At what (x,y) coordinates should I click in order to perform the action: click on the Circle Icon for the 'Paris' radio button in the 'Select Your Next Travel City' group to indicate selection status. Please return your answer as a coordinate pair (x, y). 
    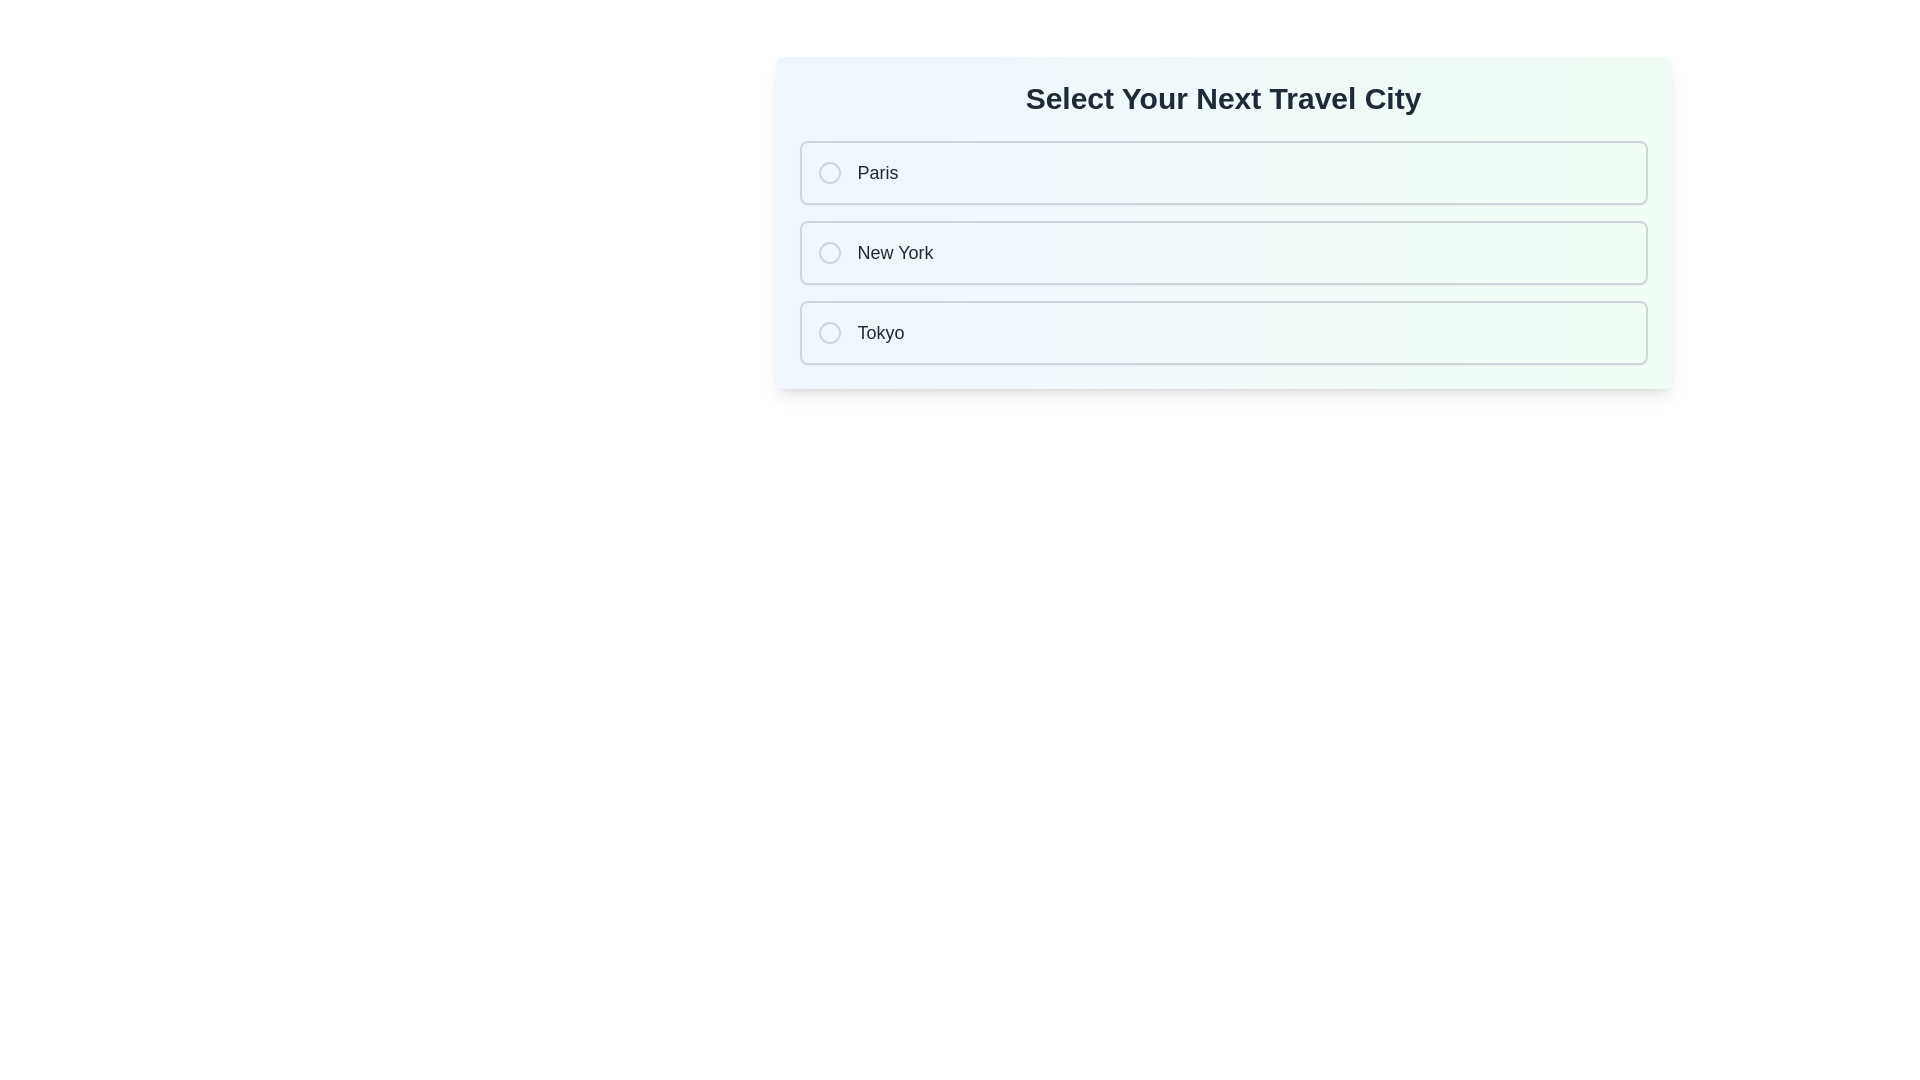
    Looking at the image, I should click on (829, 172).